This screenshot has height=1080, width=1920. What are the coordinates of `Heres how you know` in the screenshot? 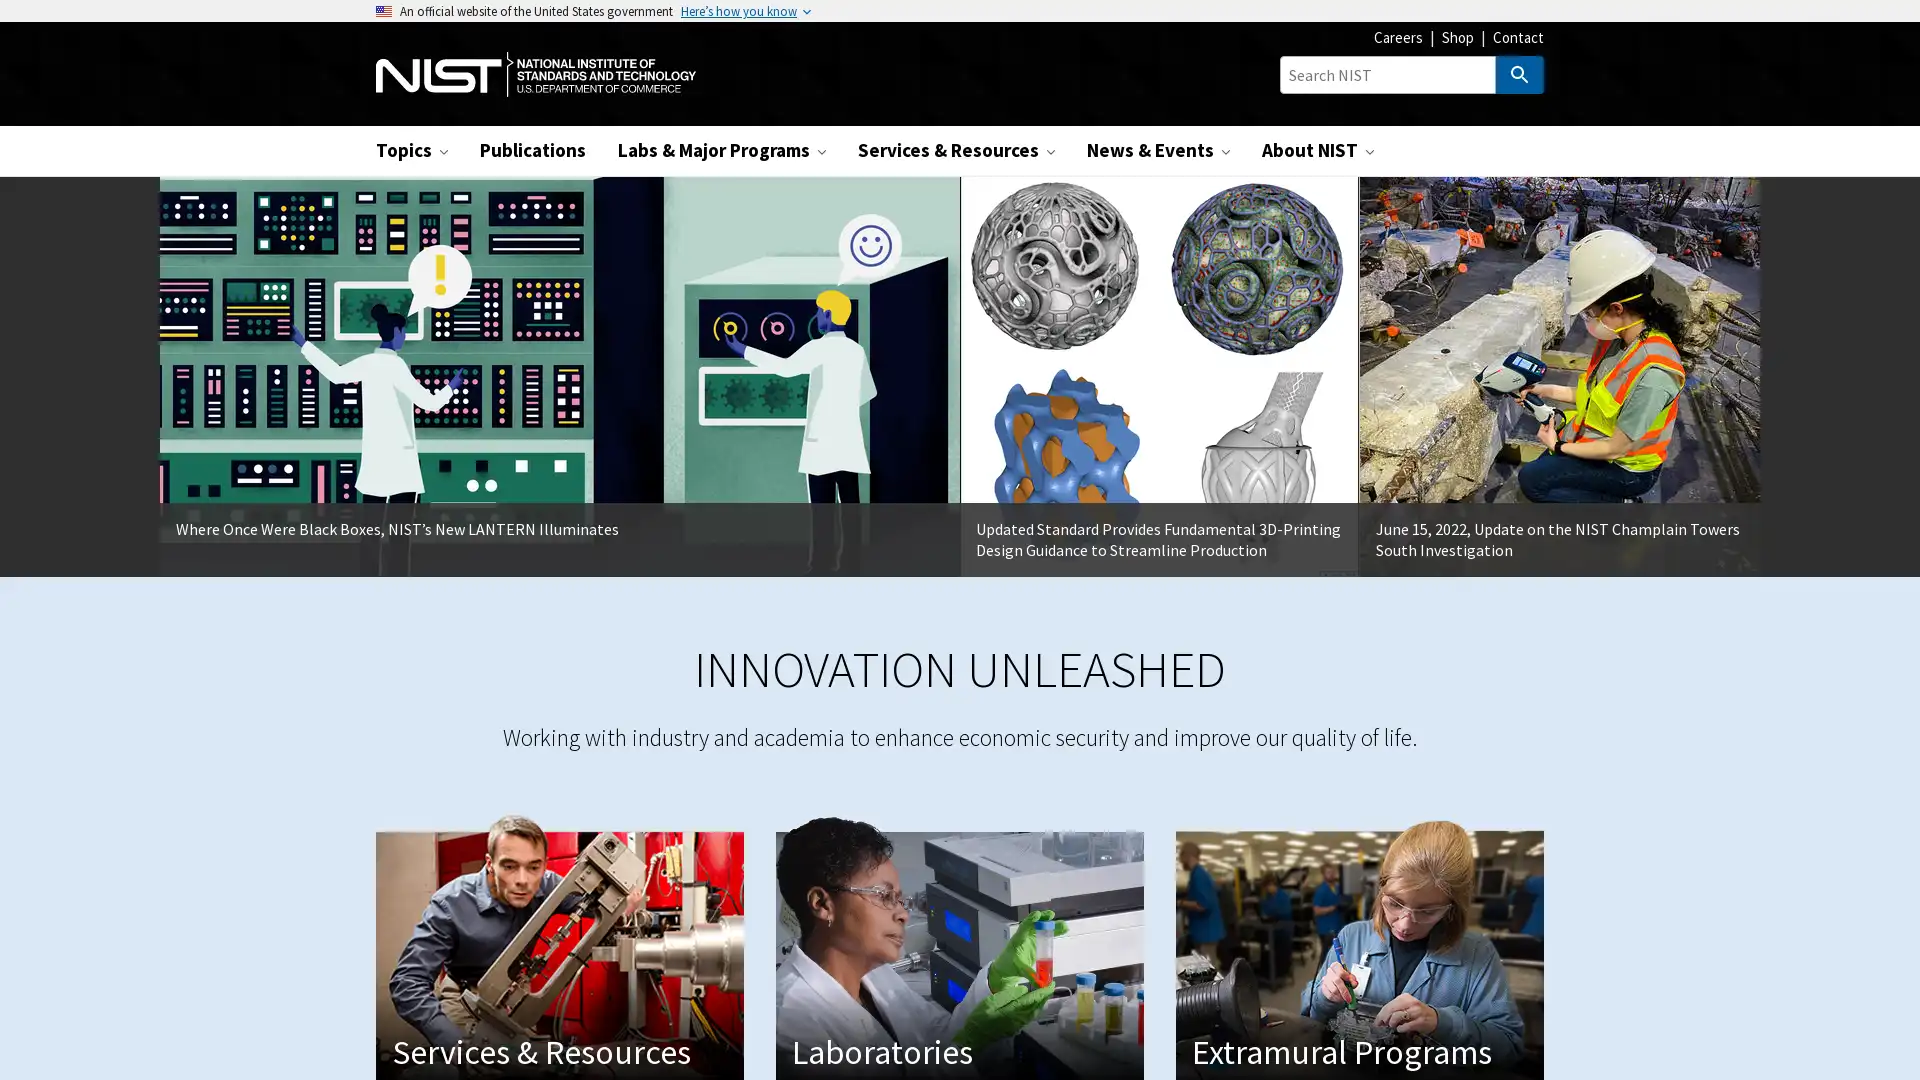 It's located at (738, 11).